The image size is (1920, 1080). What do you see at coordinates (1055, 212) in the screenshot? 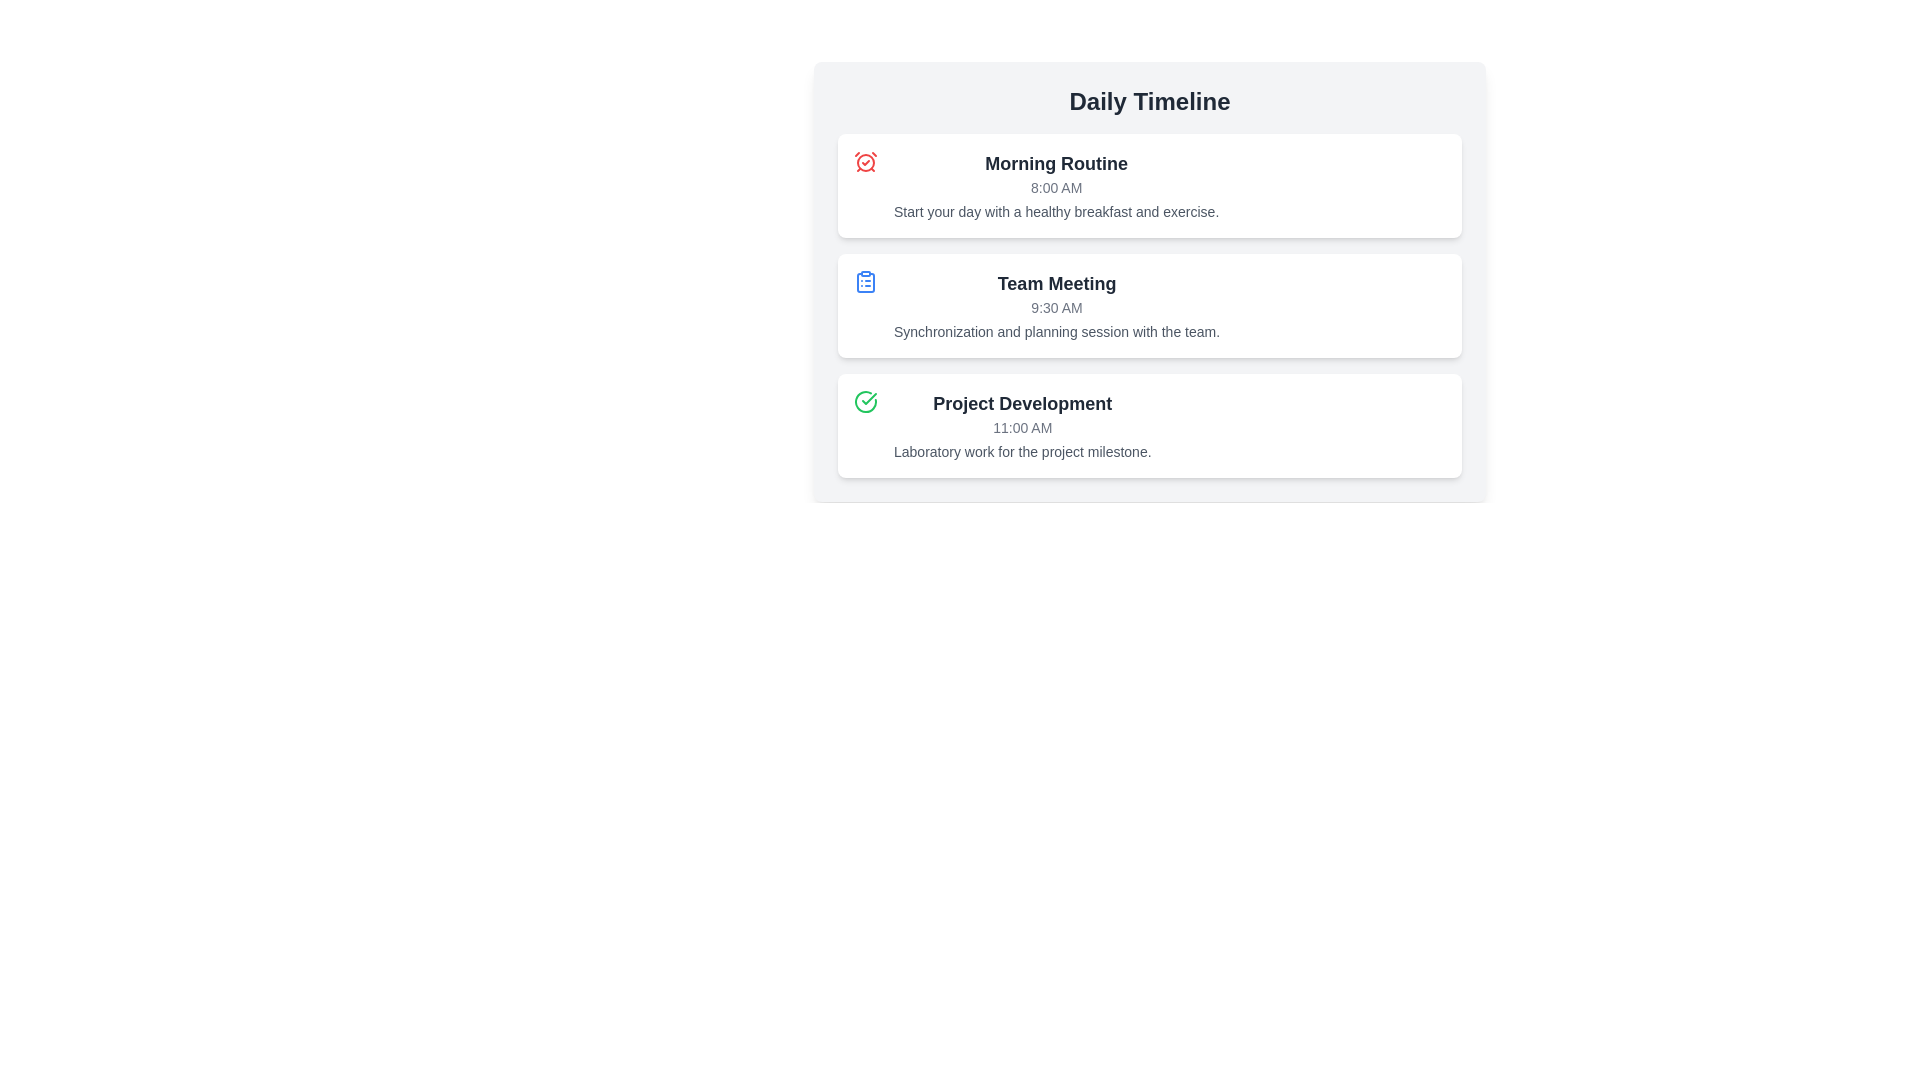
I see `the static text that provides additional descriptive details about the 'Morning Routine', positioned below the title and timestamp in the top-left section of the interface` at bounding box center [1055, 212].